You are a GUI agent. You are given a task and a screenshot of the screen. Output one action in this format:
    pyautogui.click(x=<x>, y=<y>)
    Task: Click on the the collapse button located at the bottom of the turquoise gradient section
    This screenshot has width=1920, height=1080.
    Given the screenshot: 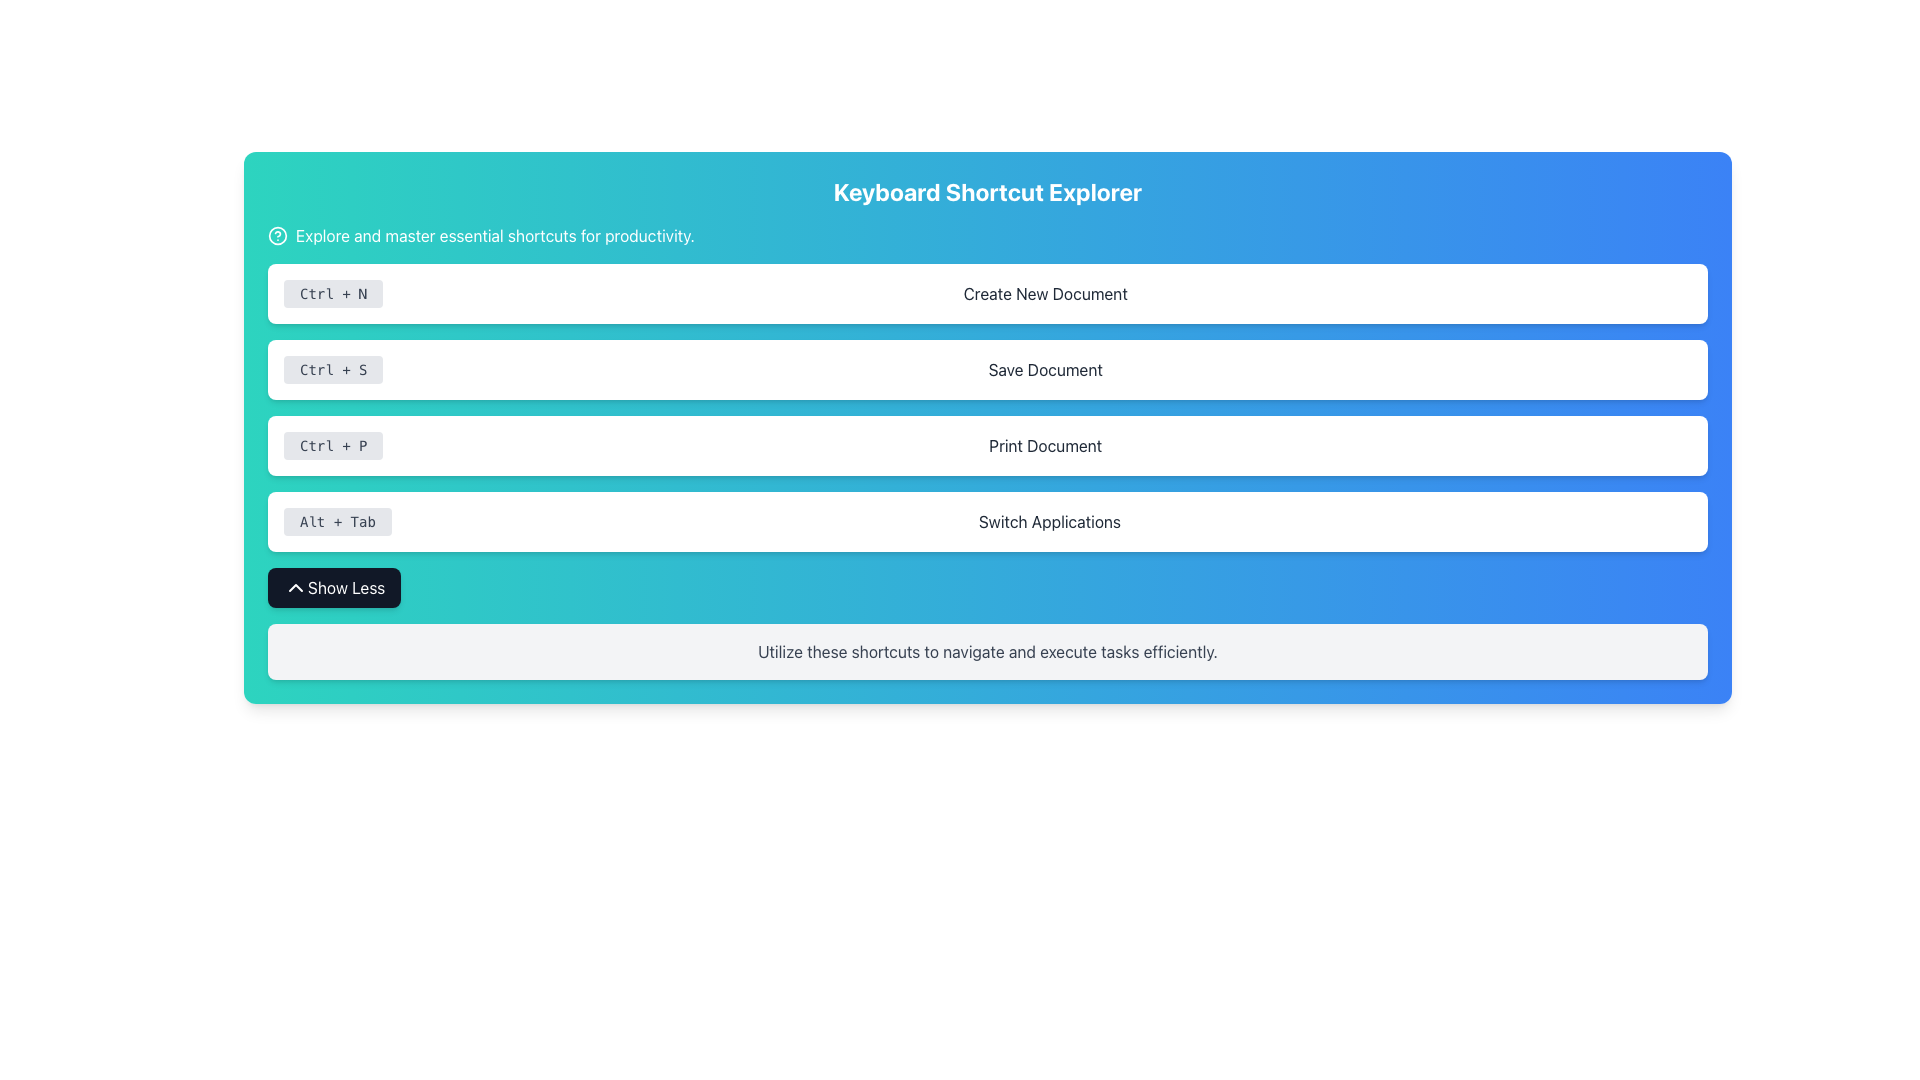 What is the action you would take?
    pyautogui.click(x=334, y=586)
    